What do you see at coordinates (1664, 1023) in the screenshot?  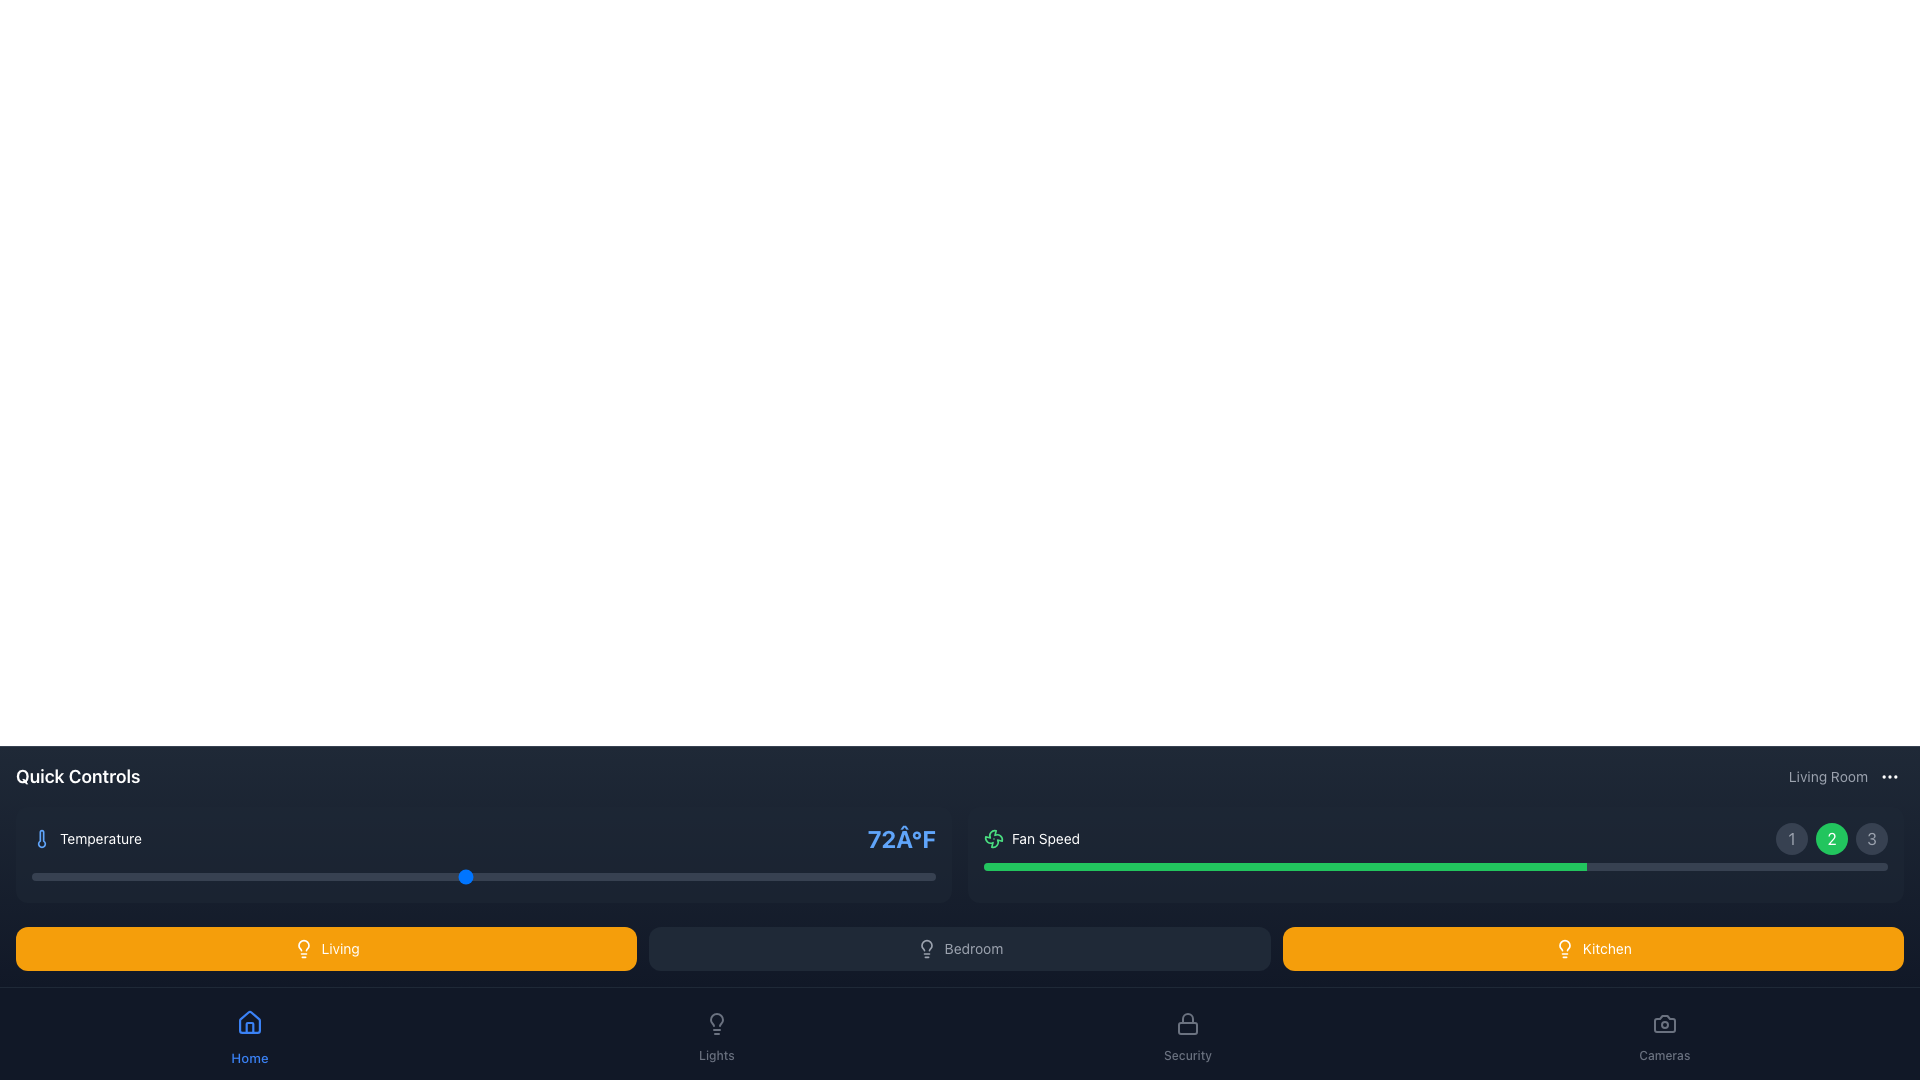 I see `the camera icon located above the 'Cameras' text label in the navigation segment of the interface` at bounding box center [1664, 1023].